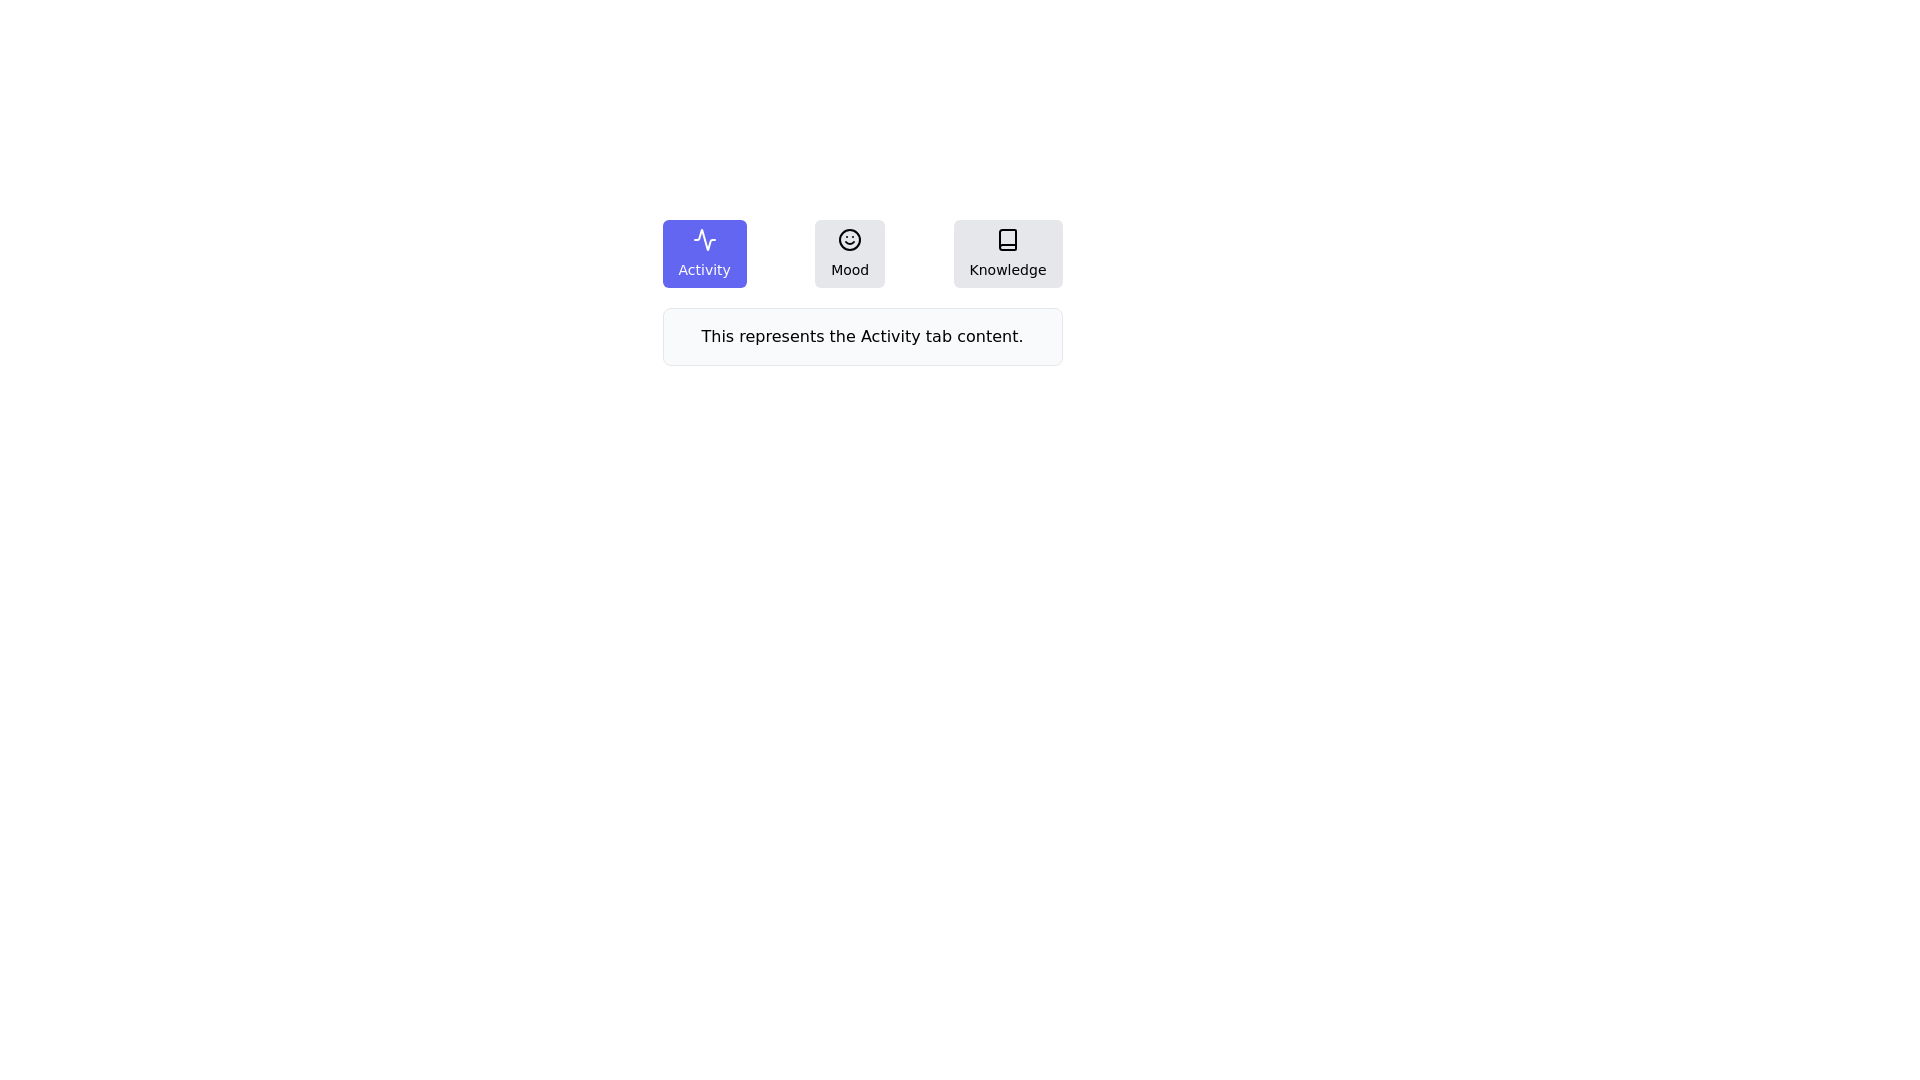 The image size is (1920, 1080). I want to click on the 'Activity' SVG icon located at the top of the interface, which serves as a visual representation of the 'Activity' feature, so click(704, 238).